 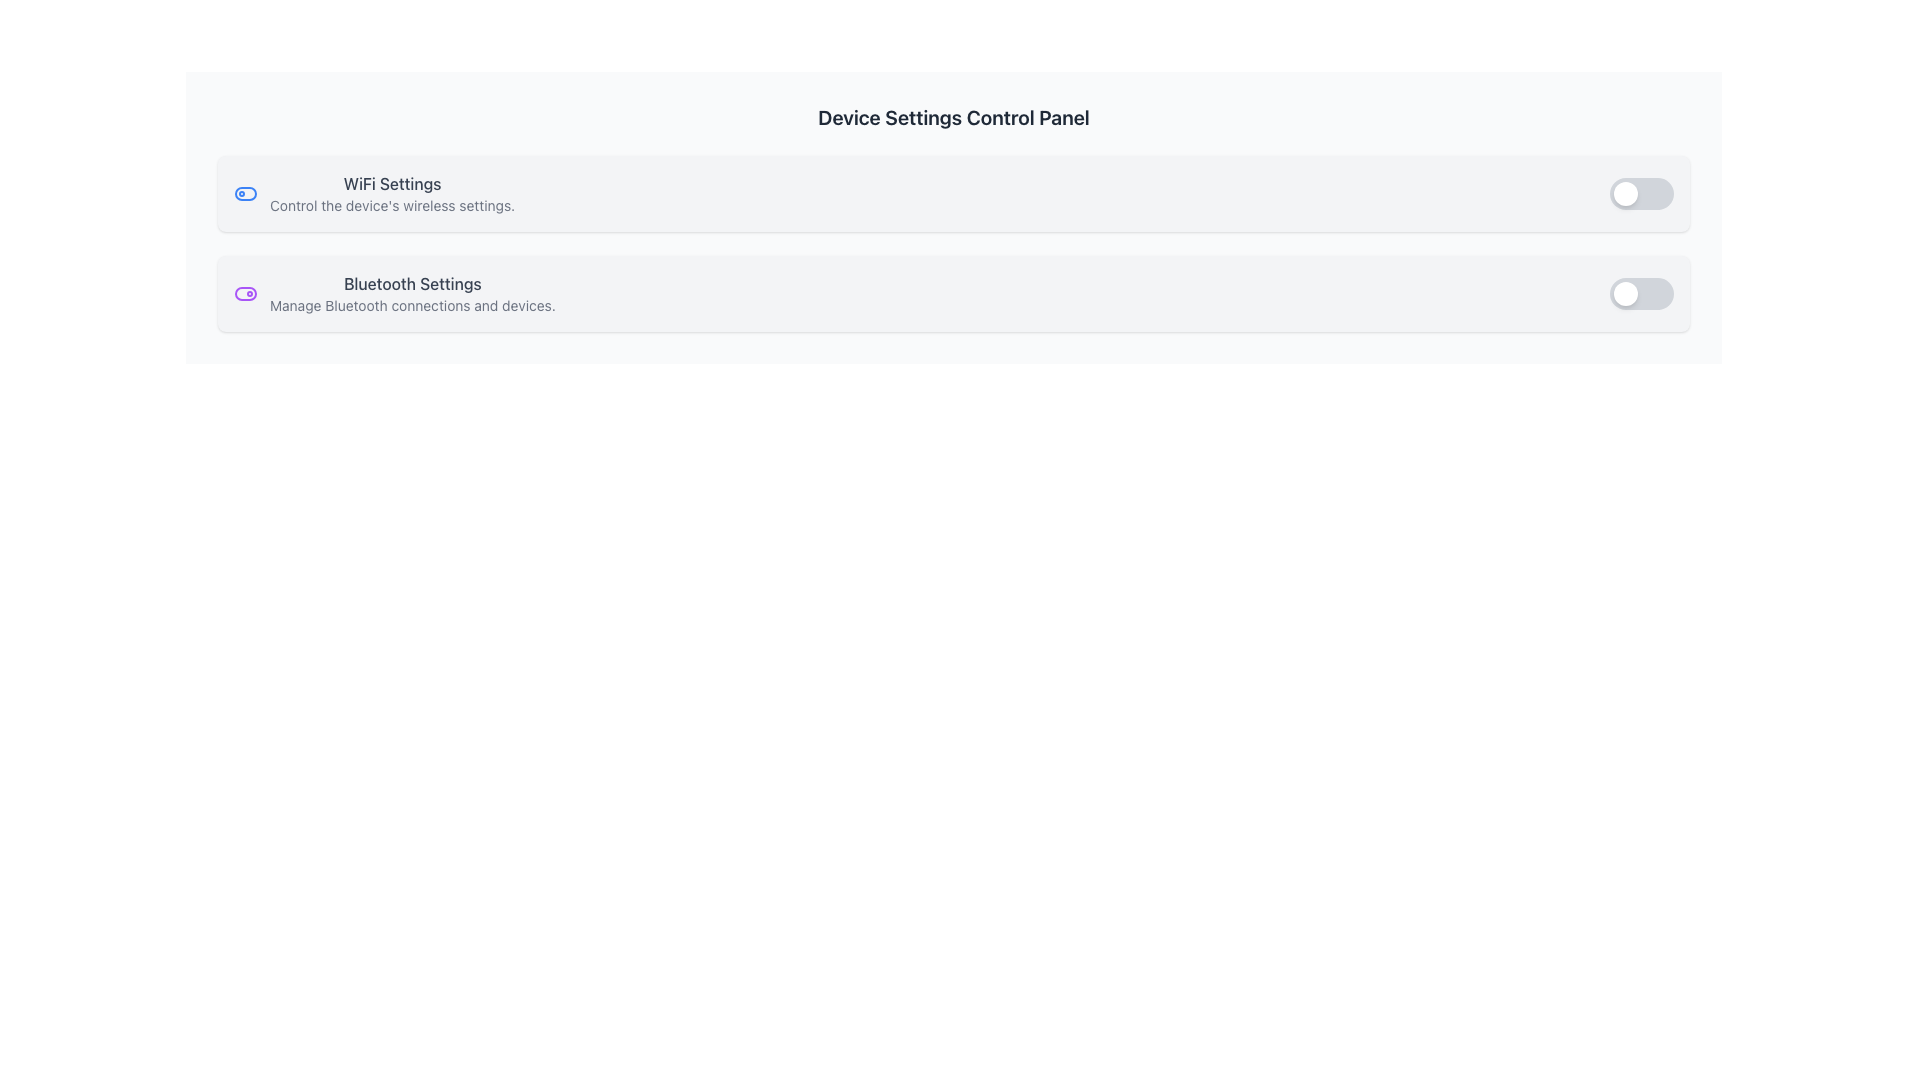 I want to click on the Composite component titled 'Bluetooth Settings', so click(x=953, y=293).